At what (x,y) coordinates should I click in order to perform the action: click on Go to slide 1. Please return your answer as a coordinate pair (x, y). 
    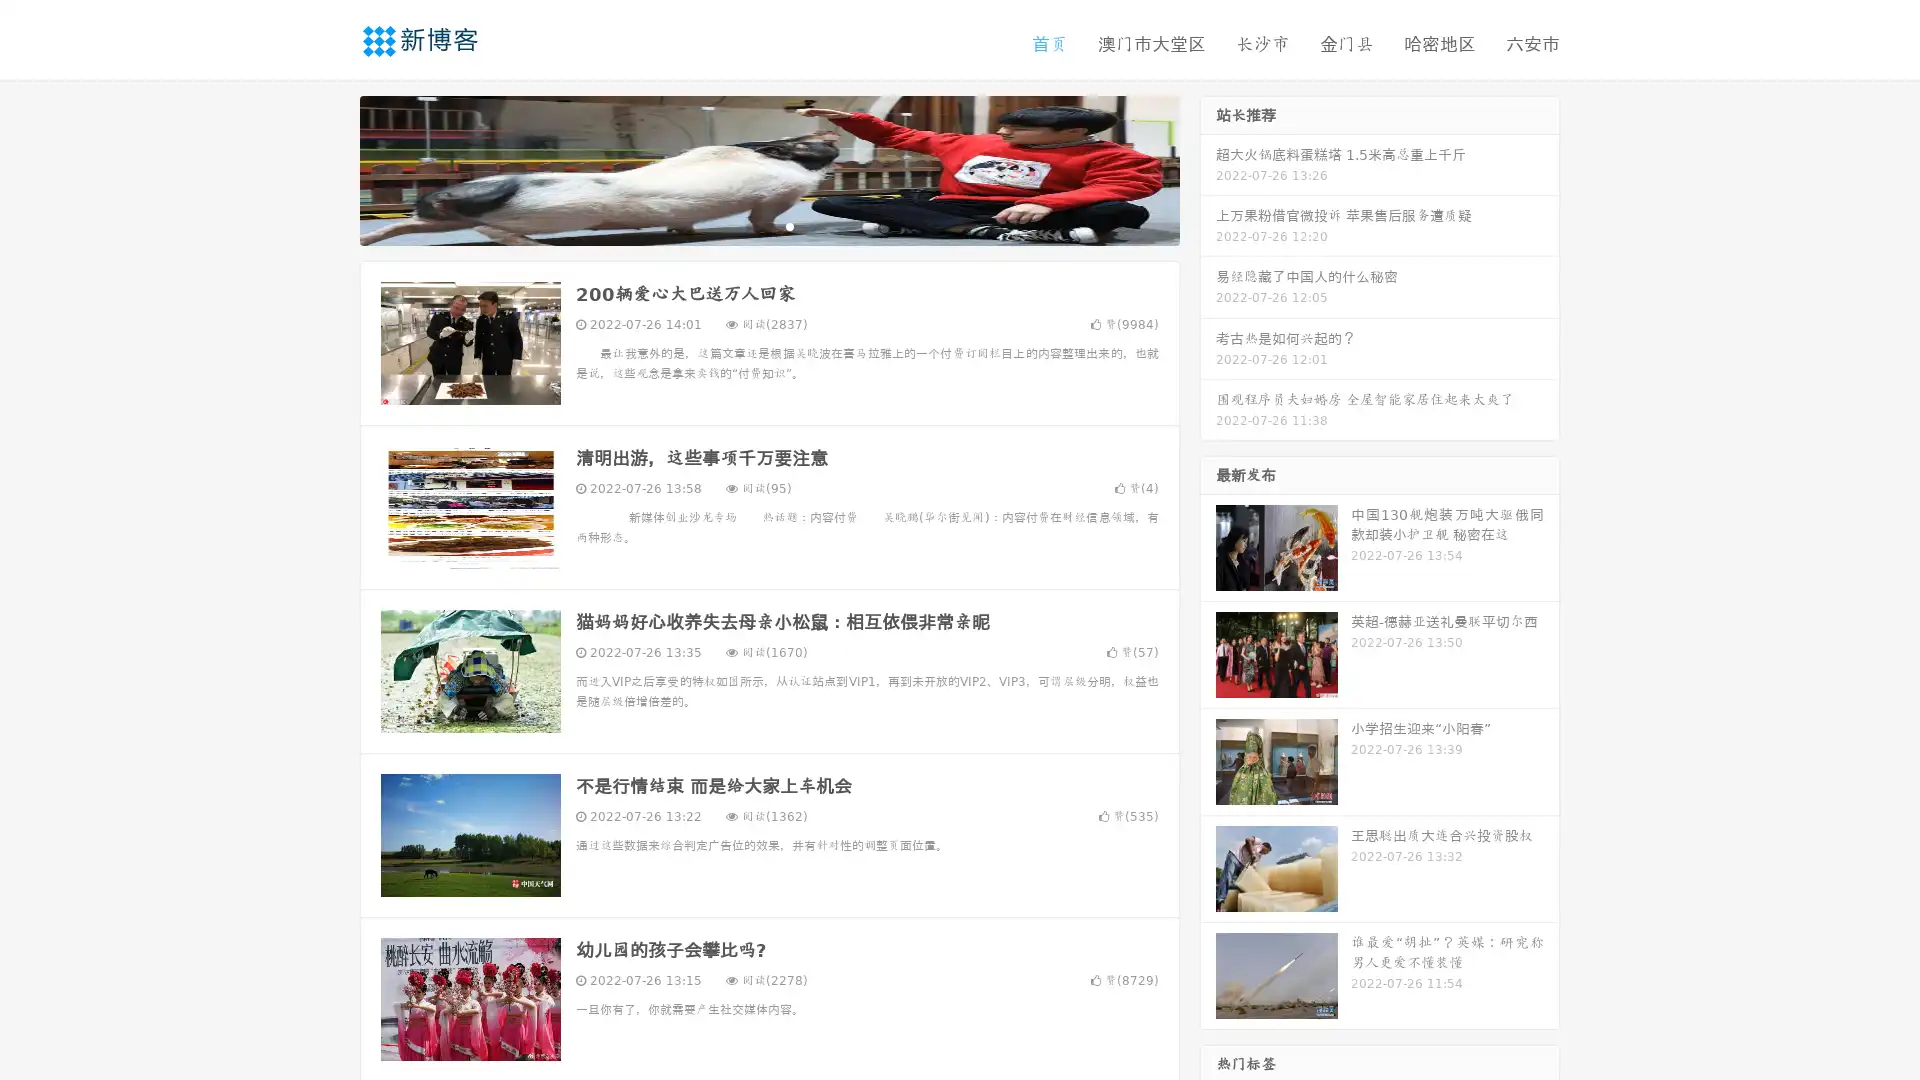
    Looking at the image, I should click on (748, 225).